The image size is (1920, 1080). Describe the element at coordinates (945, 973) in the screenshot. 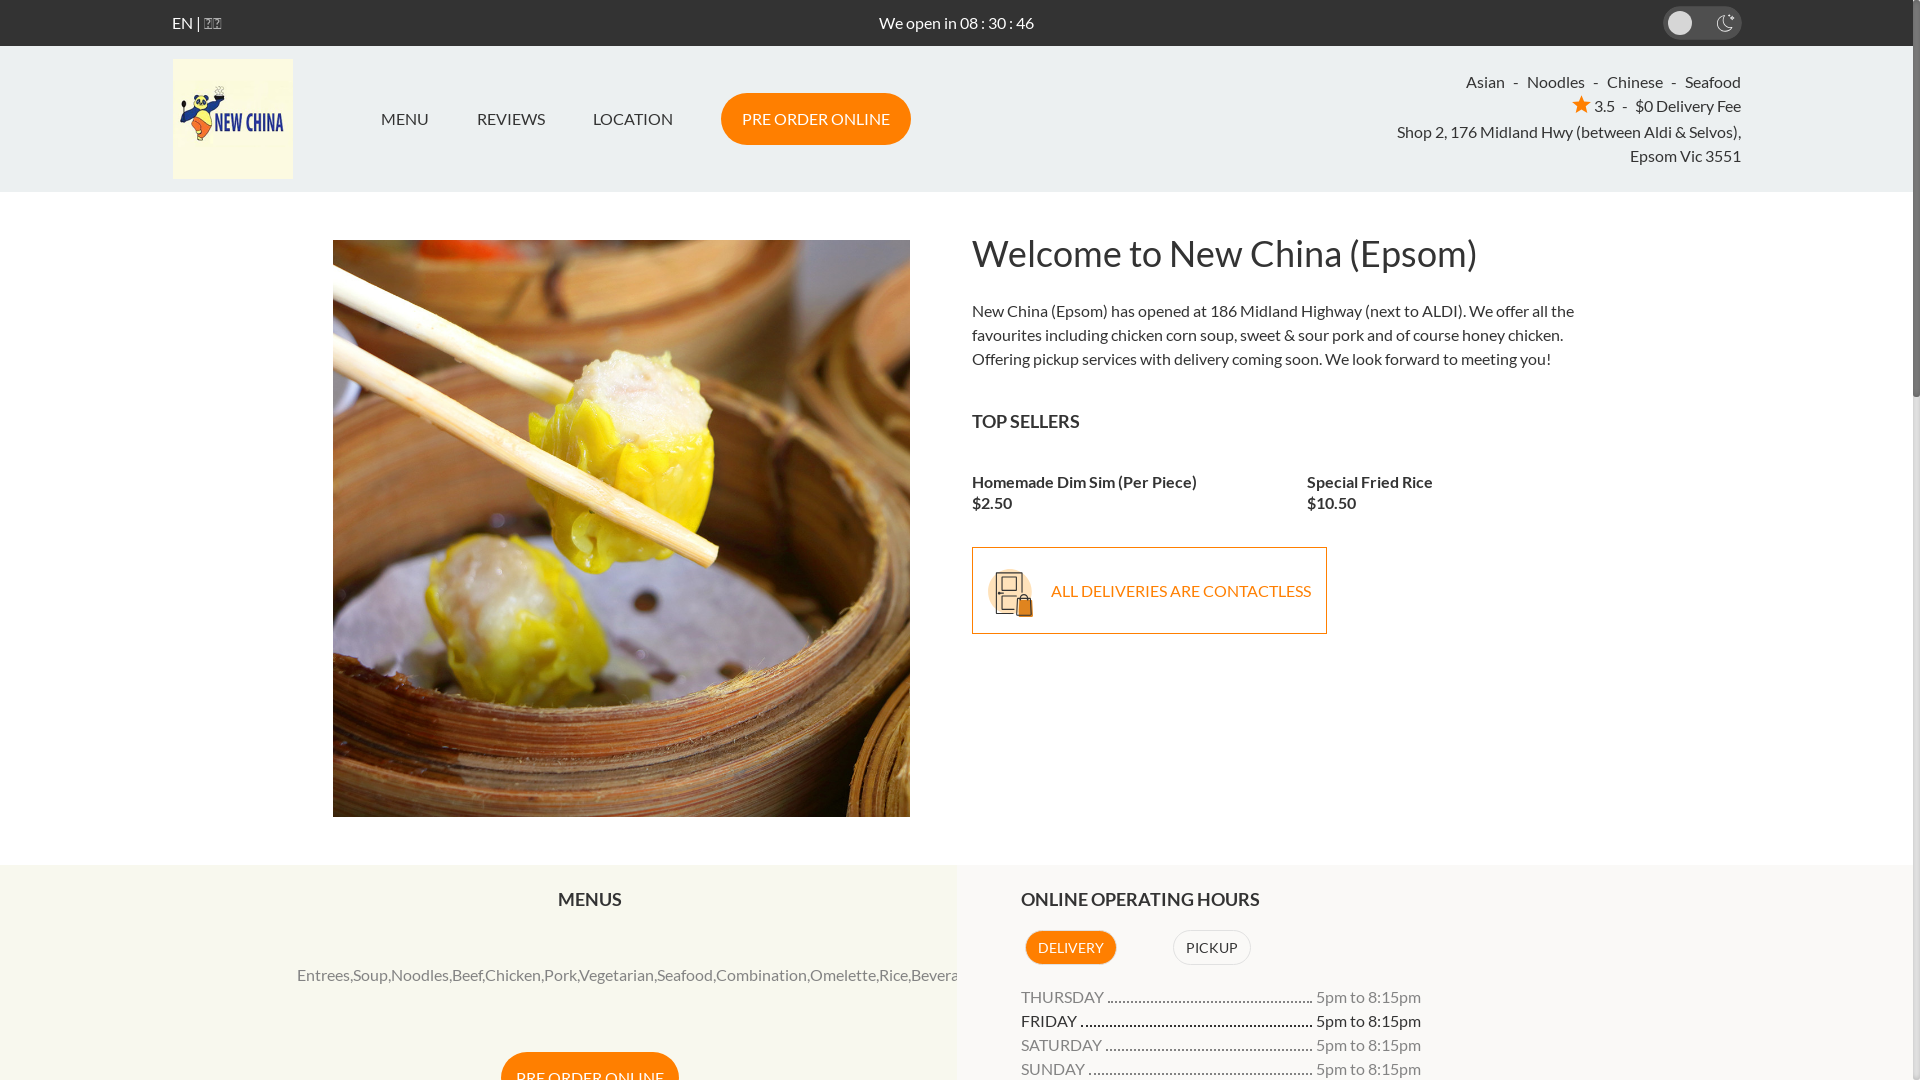

I see `'Beverages'` at that location.